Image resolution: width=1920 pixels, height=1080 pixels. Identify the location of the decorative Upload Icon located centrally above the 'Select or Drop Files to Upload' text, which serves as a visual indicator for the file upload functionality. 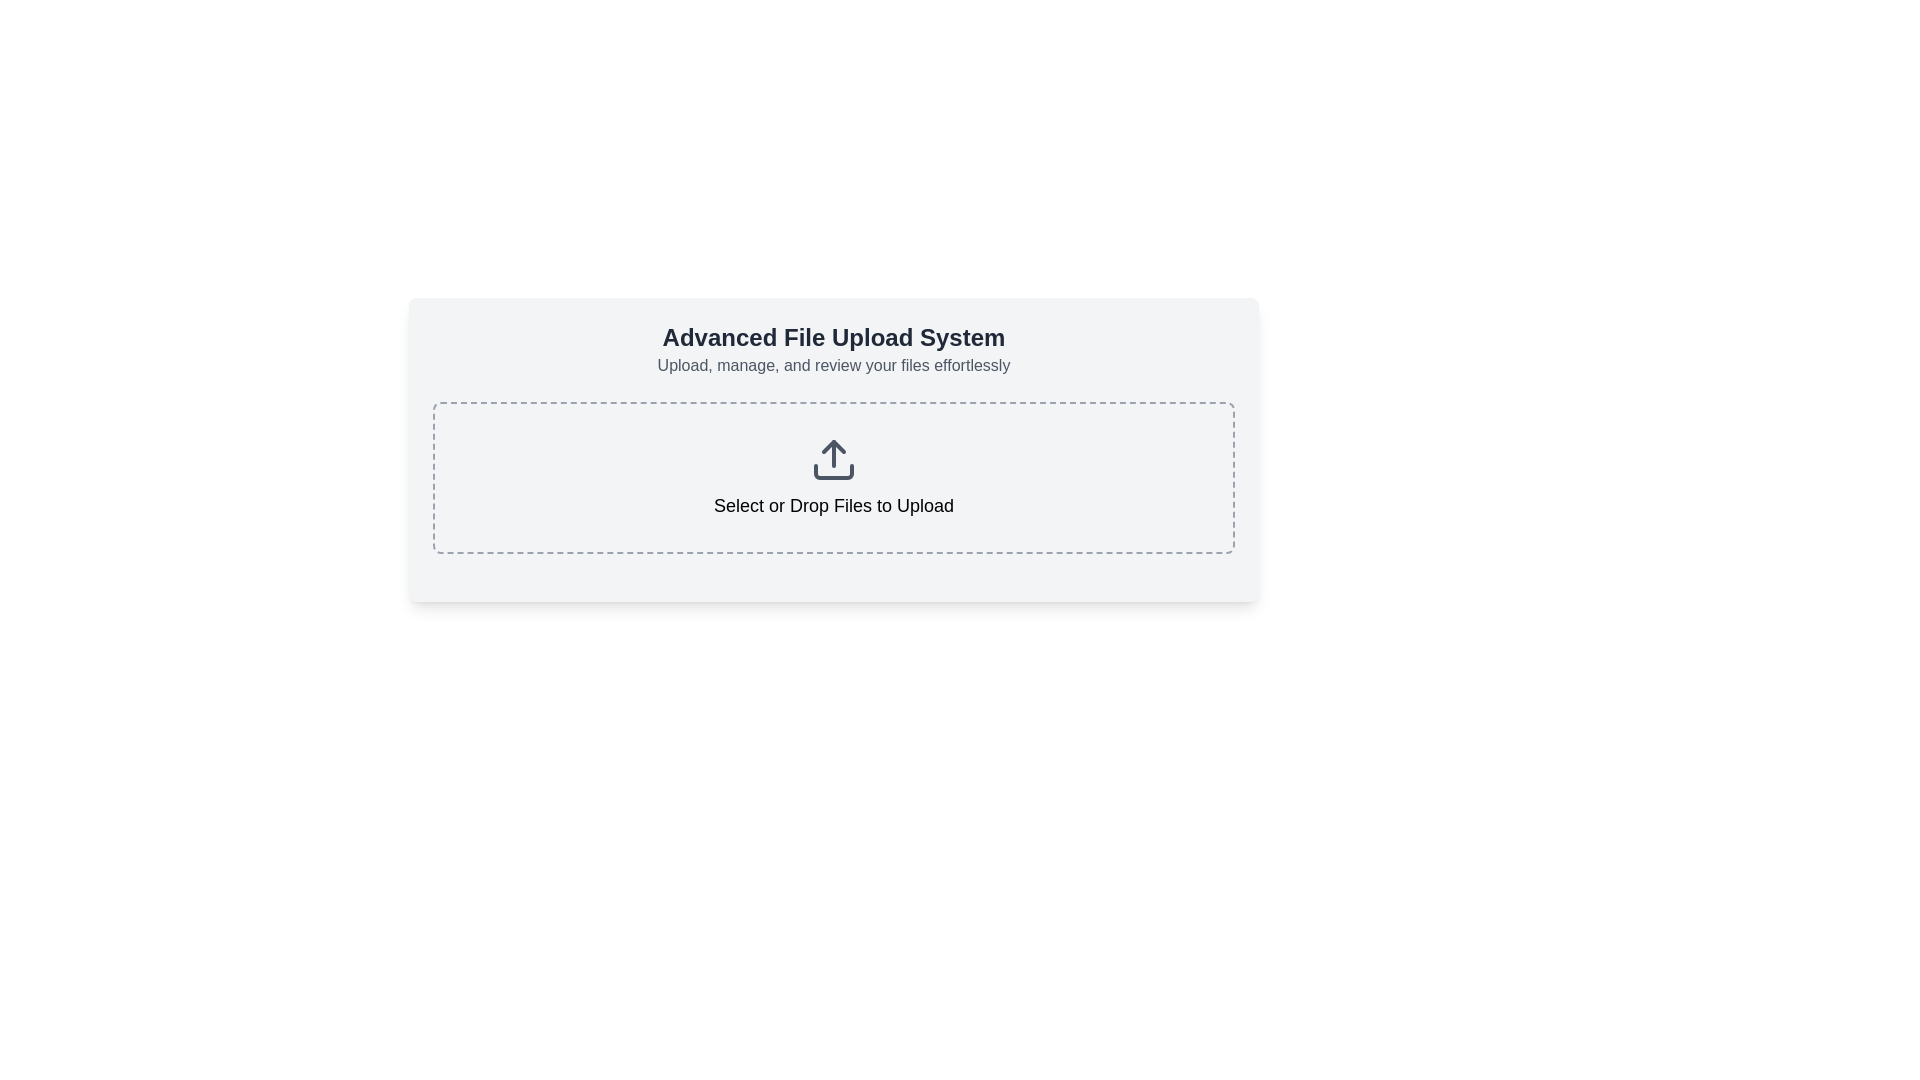
(834, 459).